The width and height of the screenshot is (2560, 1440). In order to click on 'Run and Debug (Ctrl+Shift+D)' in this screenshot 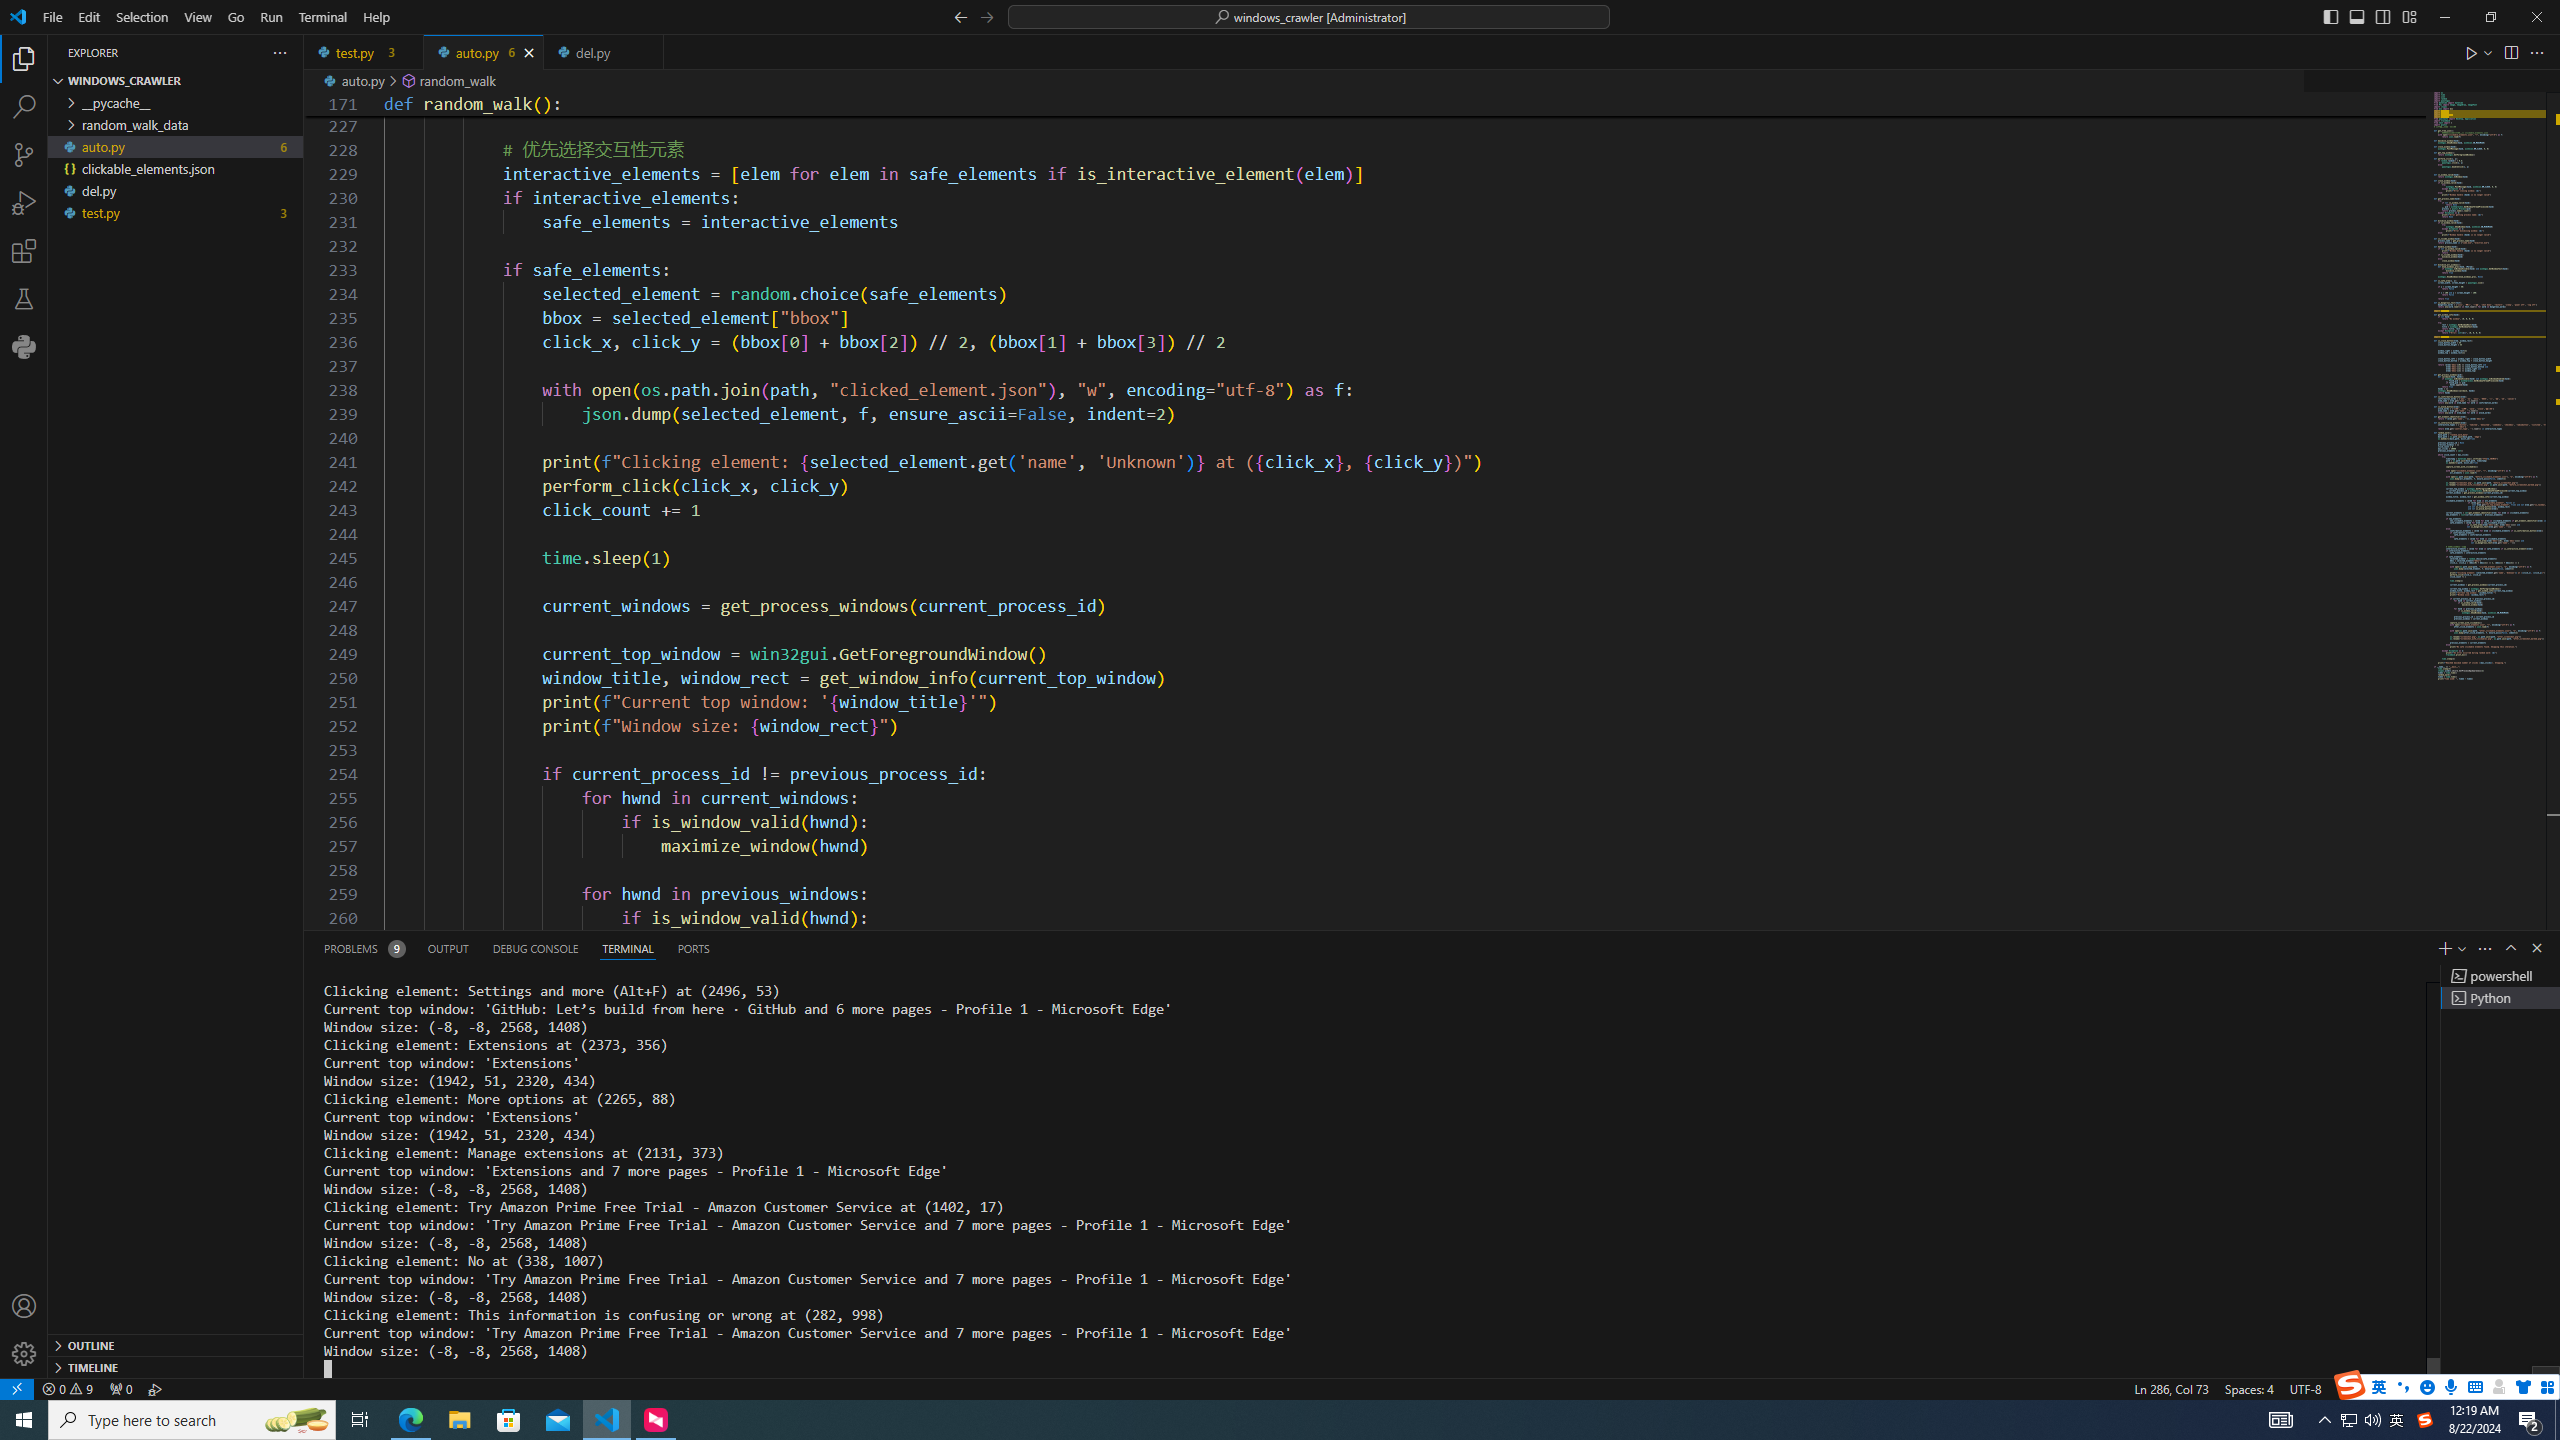, I will do `click(24, 202)`.